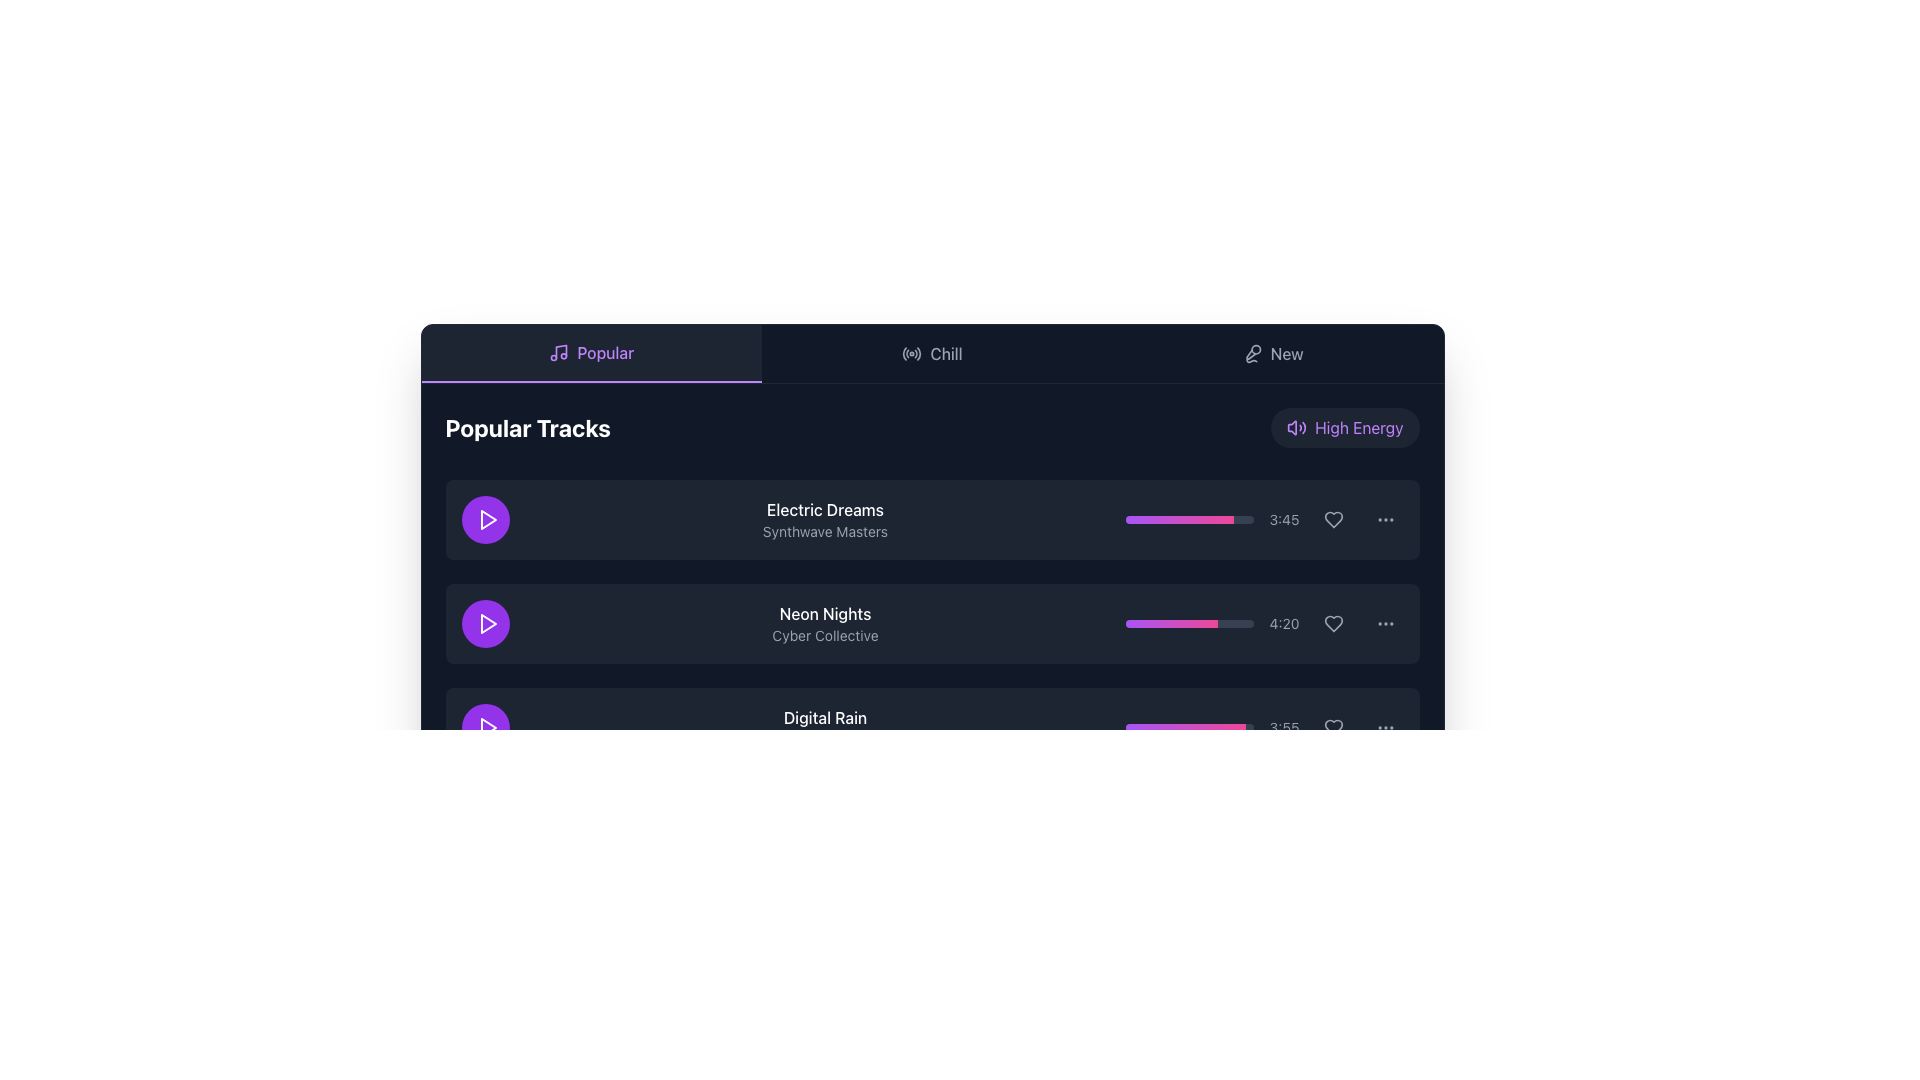 Image resolution: width=1920 pixels, height=1080 pixels. Describe the element at coordinates (945, 353) in the screenshot. I see `the 'Chill' music category label located near the center of the top navigation bar` at that location.